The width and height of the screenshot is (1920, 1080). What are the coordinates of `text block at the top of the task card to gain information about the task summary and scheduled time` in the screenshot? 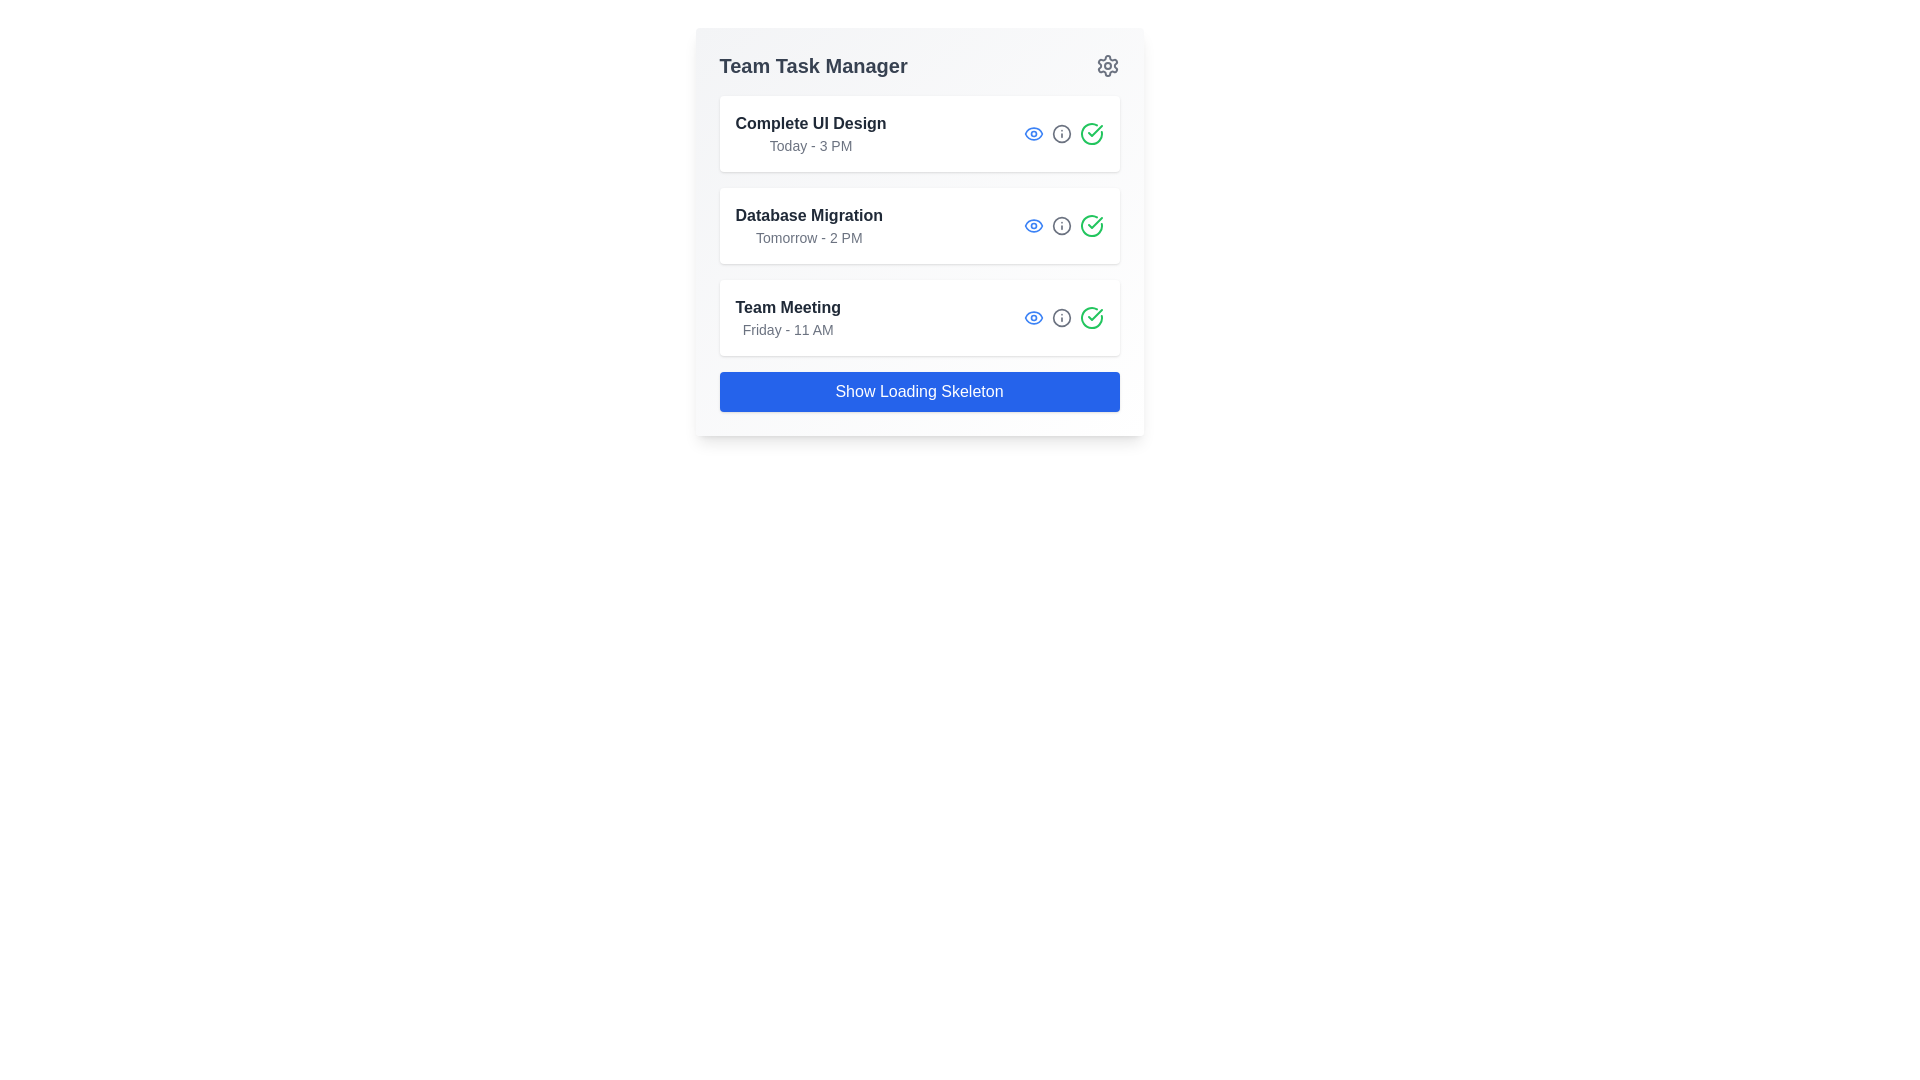 It's located at (811, 134).